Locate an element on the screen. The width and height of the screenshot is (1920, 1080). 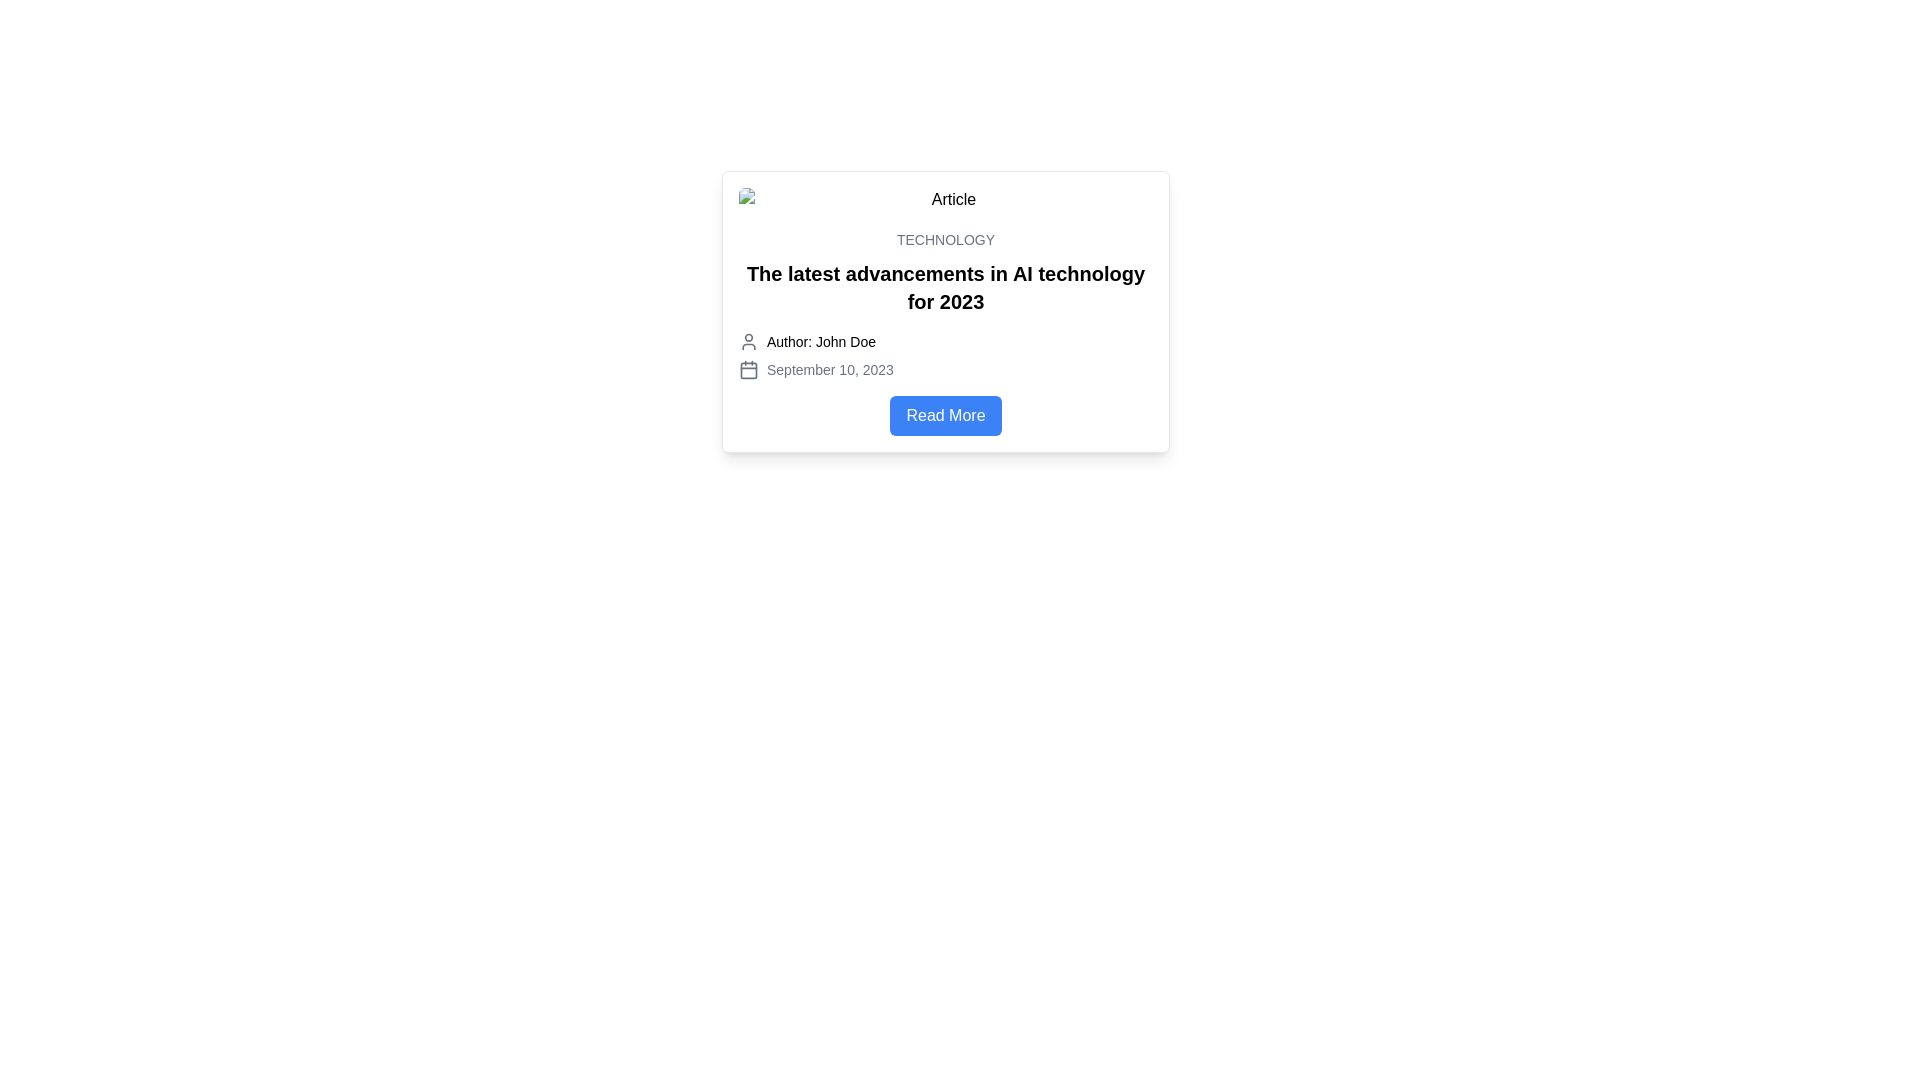
the text label displaying 'September 10, 2023', located in the lower-left section of the article detail card, below the author's name is located at coordinates (830, 370).